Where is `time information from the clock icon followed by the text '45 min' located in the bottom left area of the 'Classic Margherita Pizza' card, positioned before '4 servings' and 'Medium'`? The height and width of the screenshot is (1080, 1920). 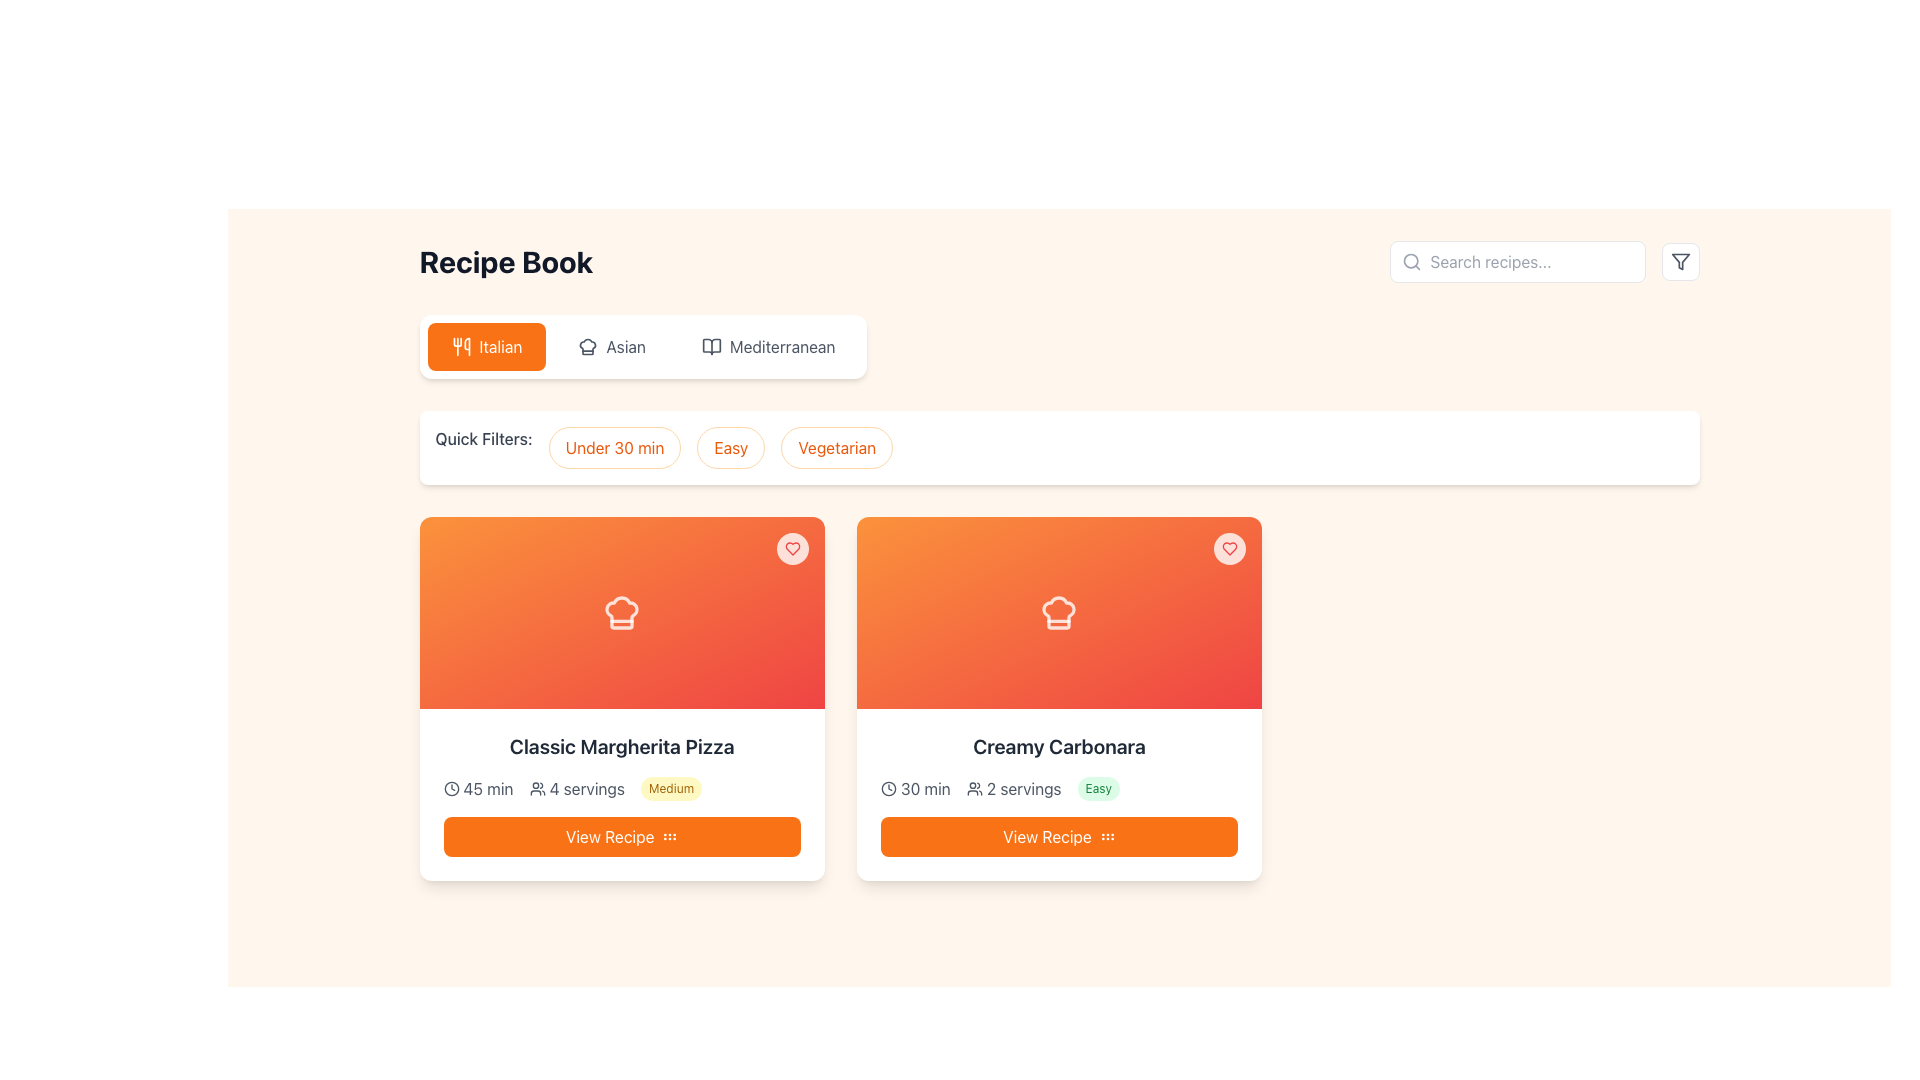 time information from the clock icon followed by the text '45 min' located in the bottom left area of the 'Classic Margherita Pizza' card, positioned before '4 servings' and 'Medium' is located at coordinates (477, 788).